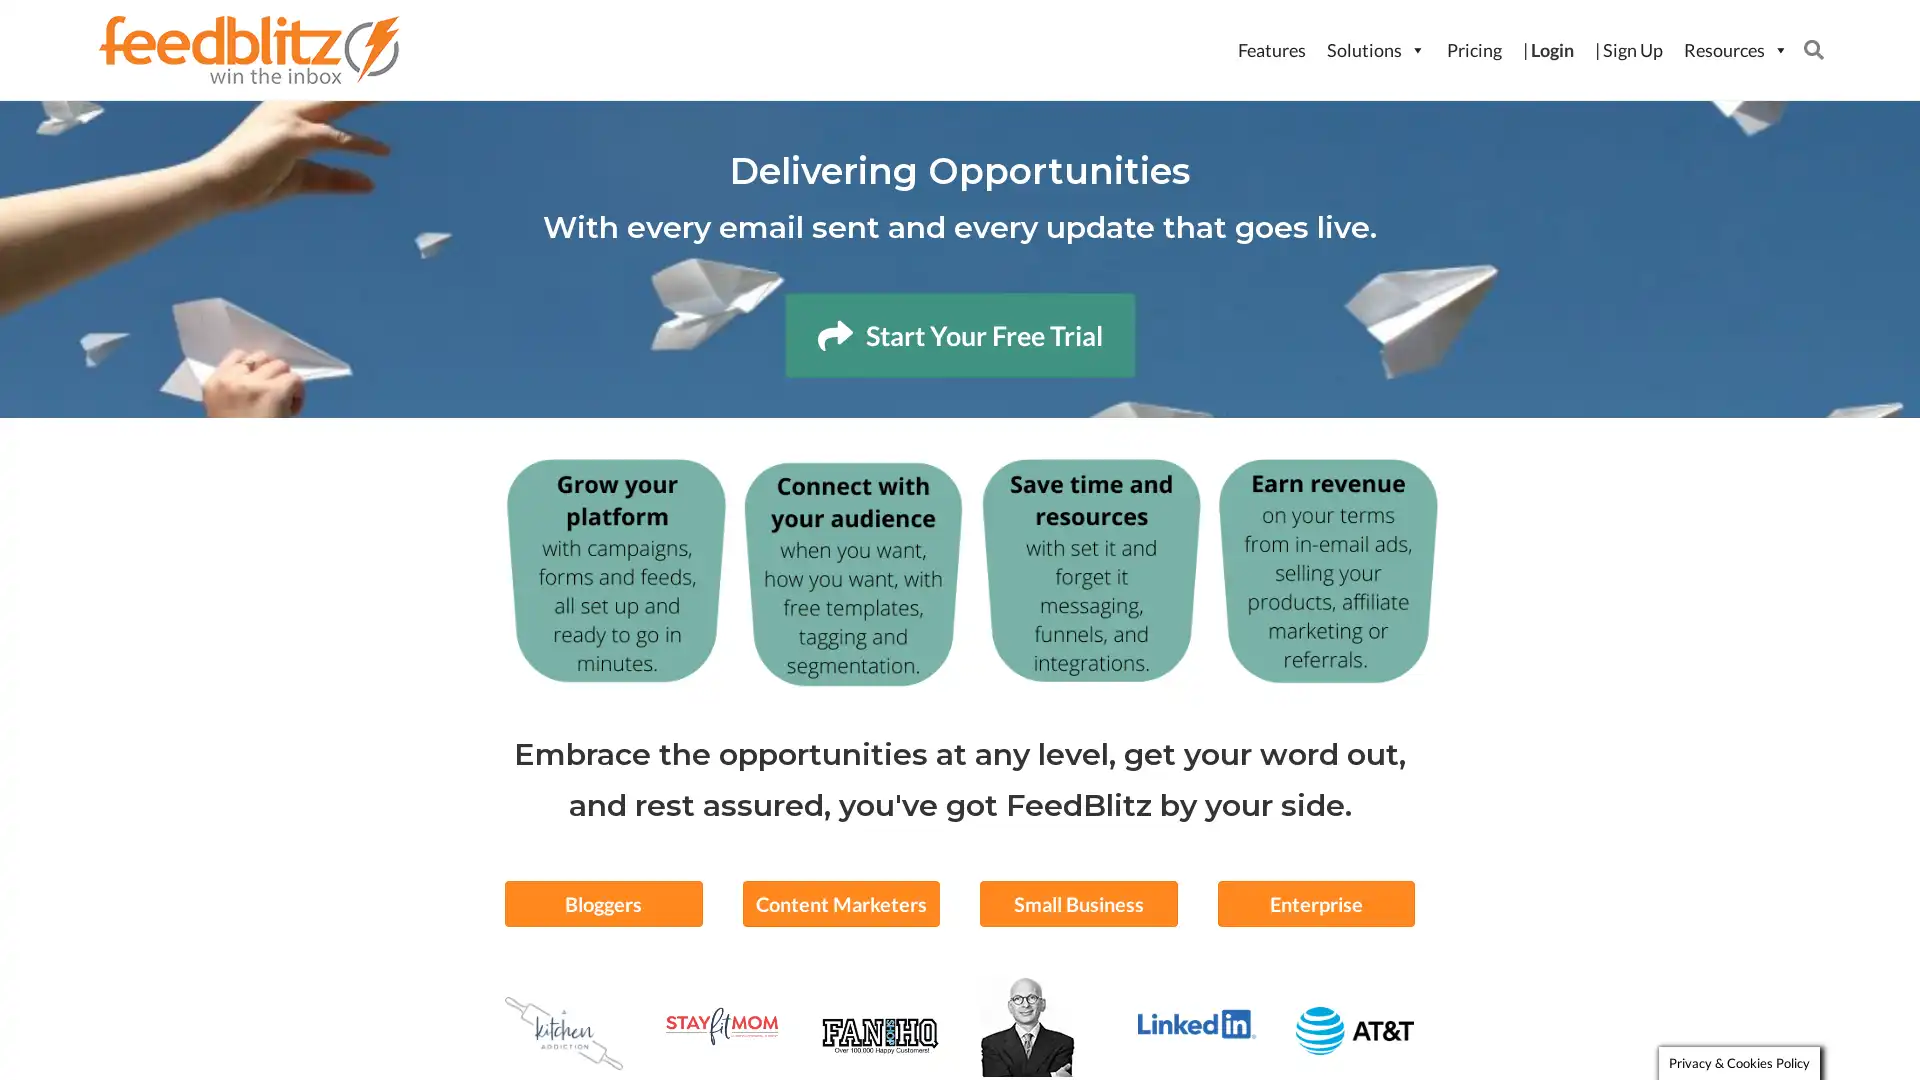  Describe the element at coordinates (958, 334) in the screenshot. I see `Start Your Free Trial` at that location.